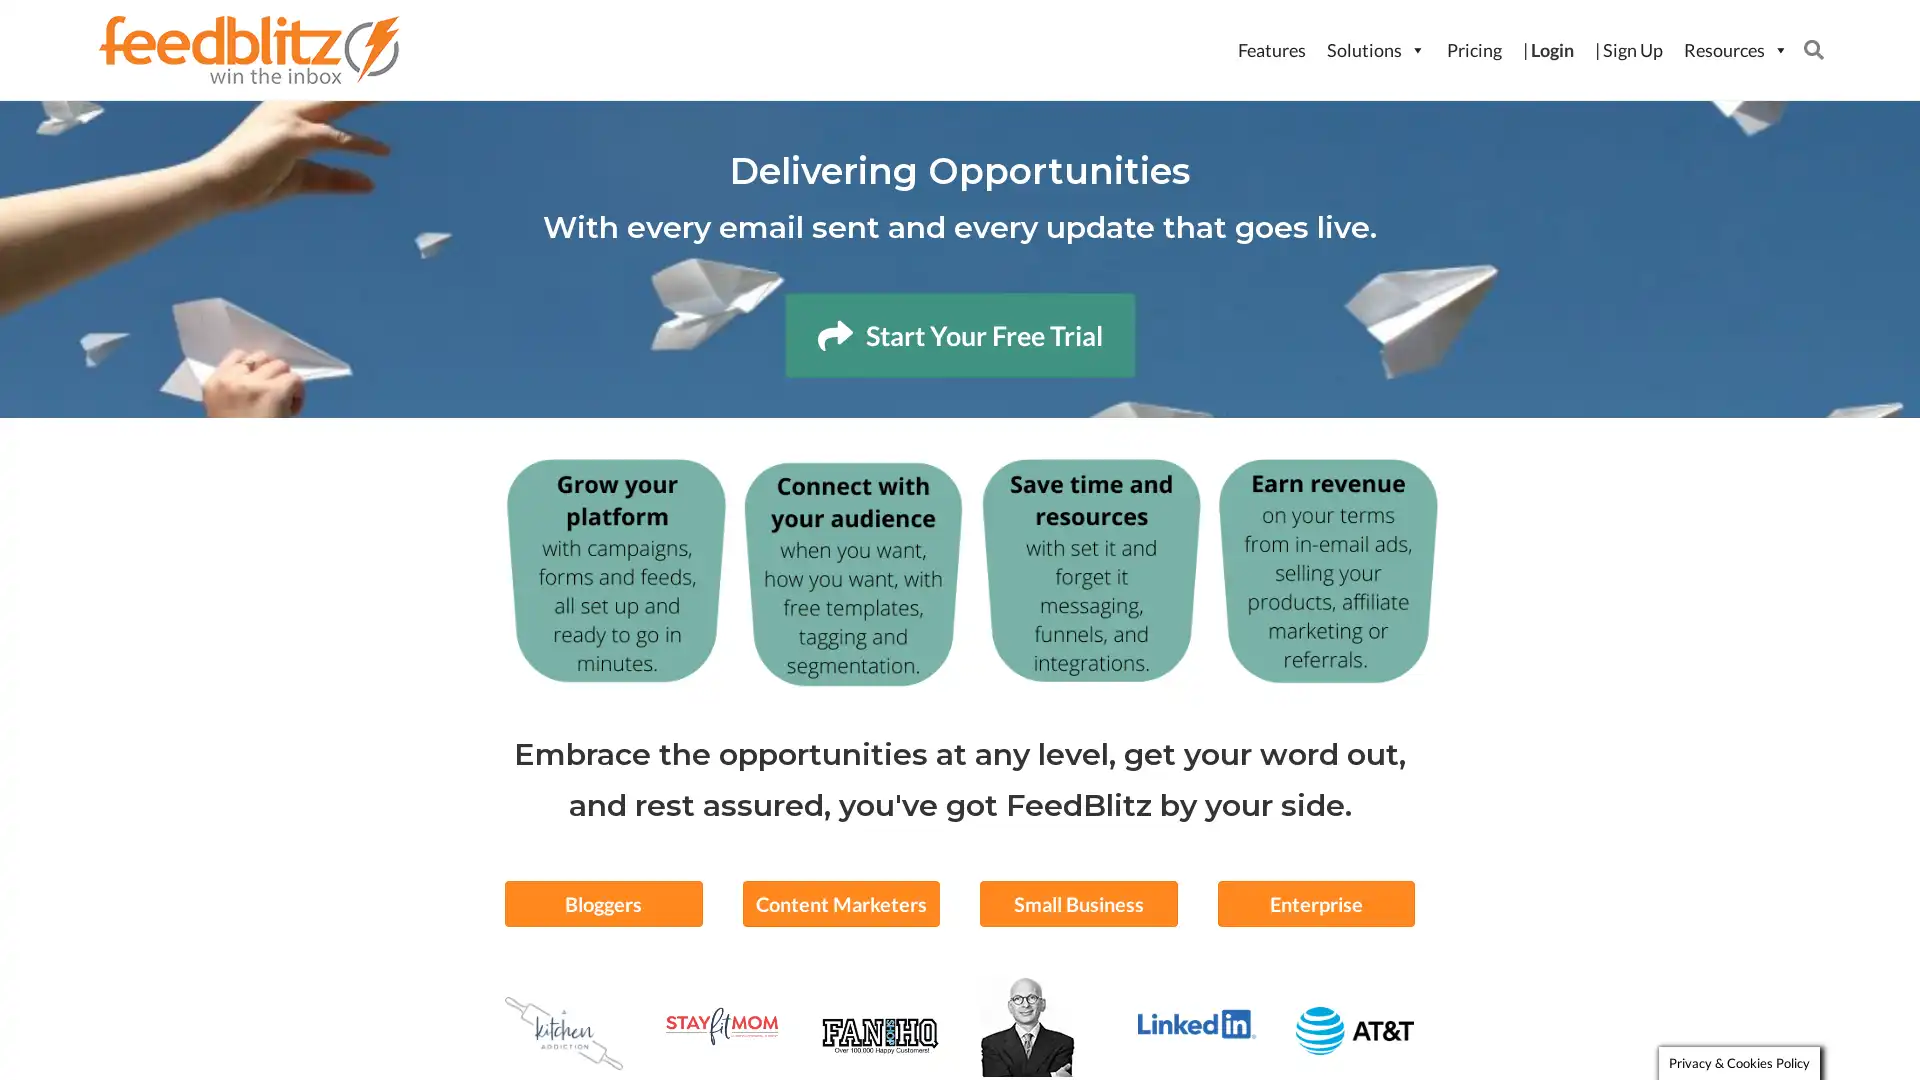  Describe the element at coordinates (958, 334) in the screenshot. I see `Start Your Free Trial` at that location.